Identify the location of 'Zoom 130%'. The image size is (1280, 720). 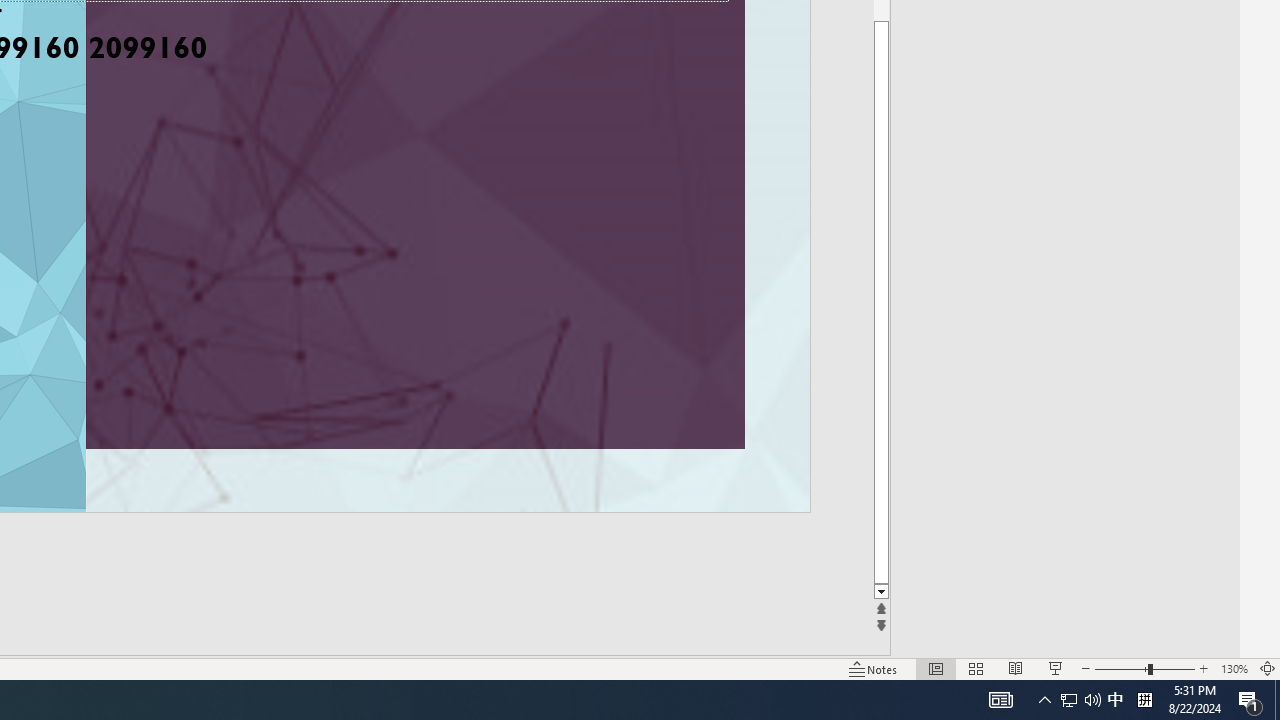
(1233, 669).